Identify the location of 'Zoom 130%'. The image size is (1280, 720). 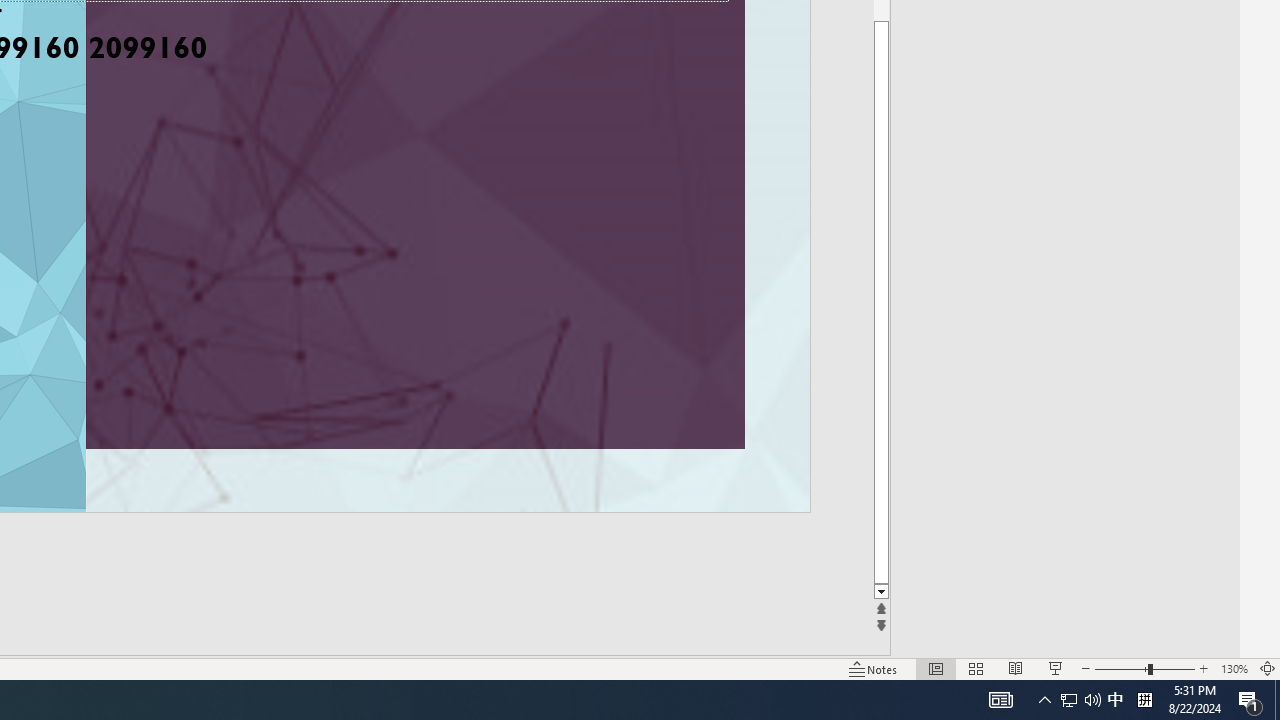
(1233, 669).